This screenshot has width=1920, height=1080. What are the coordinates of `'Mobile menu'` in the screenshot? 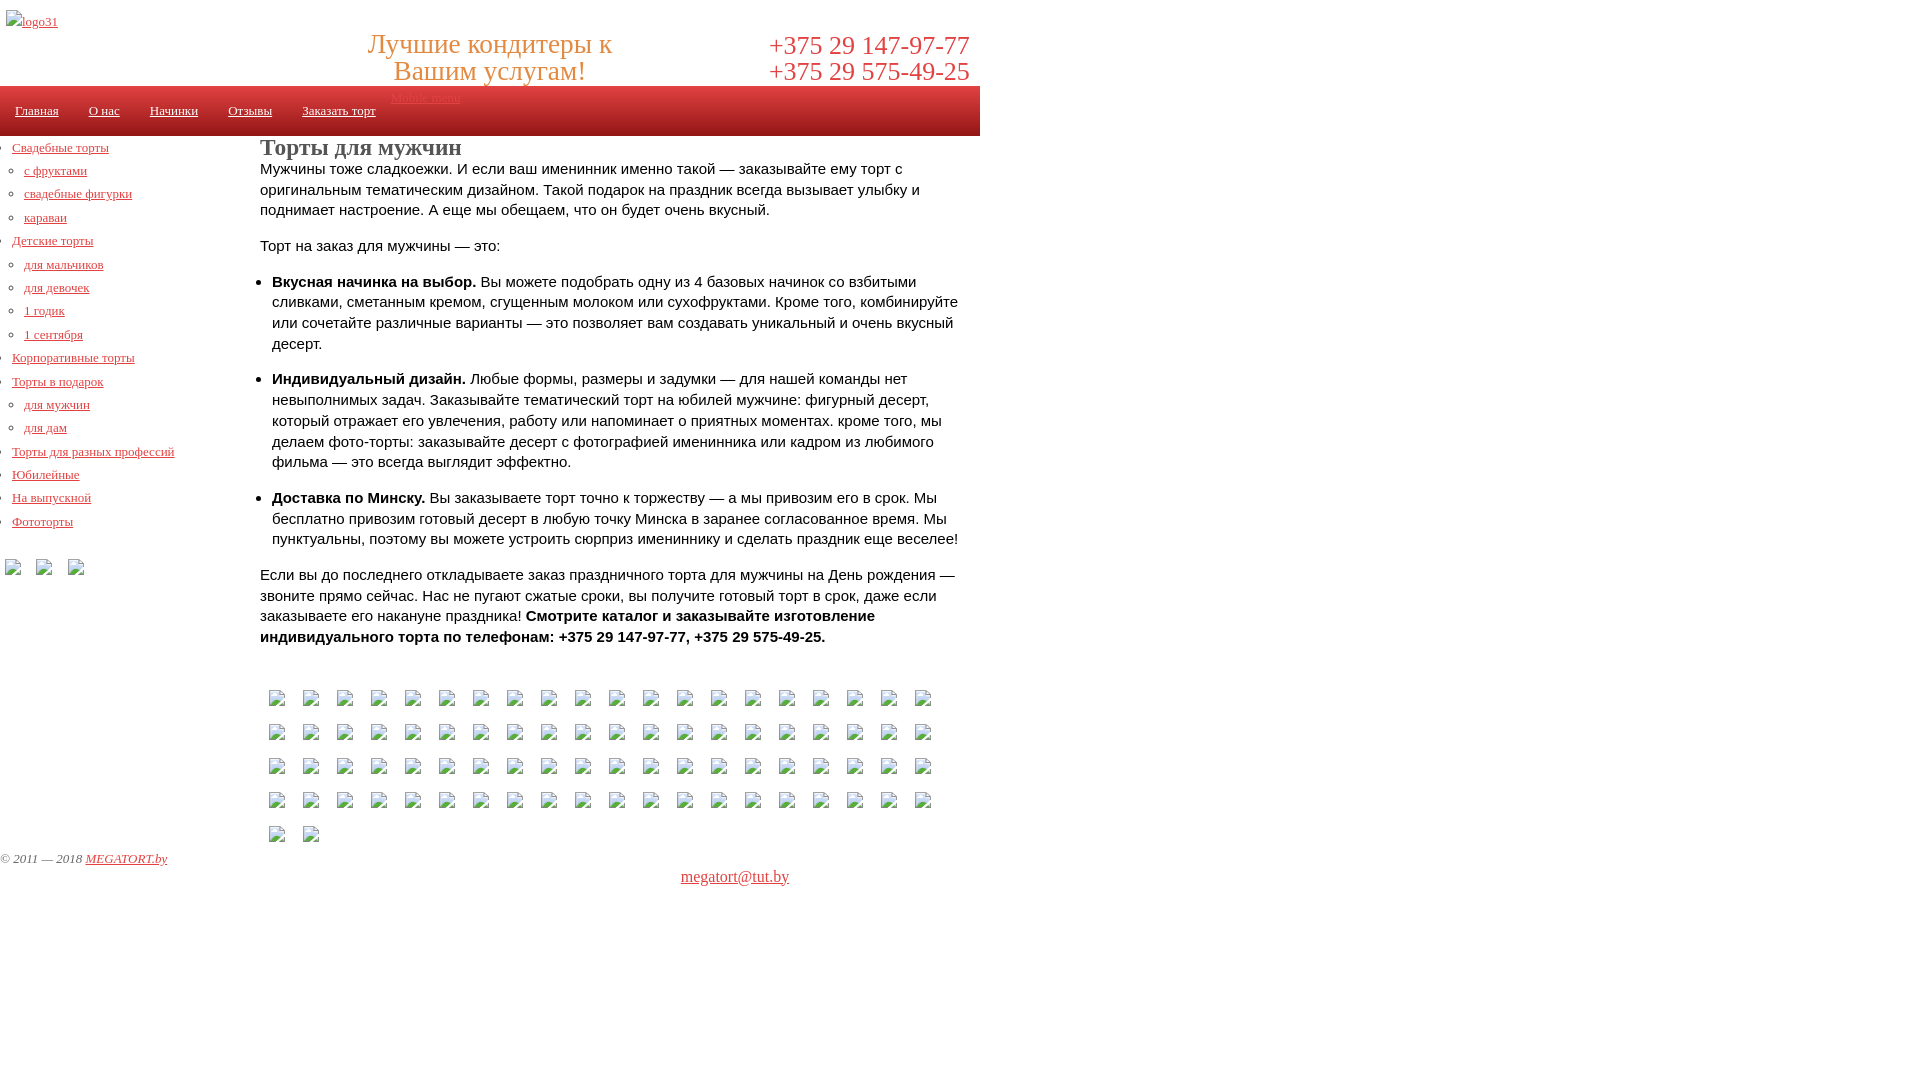 It's located at (425, 97).